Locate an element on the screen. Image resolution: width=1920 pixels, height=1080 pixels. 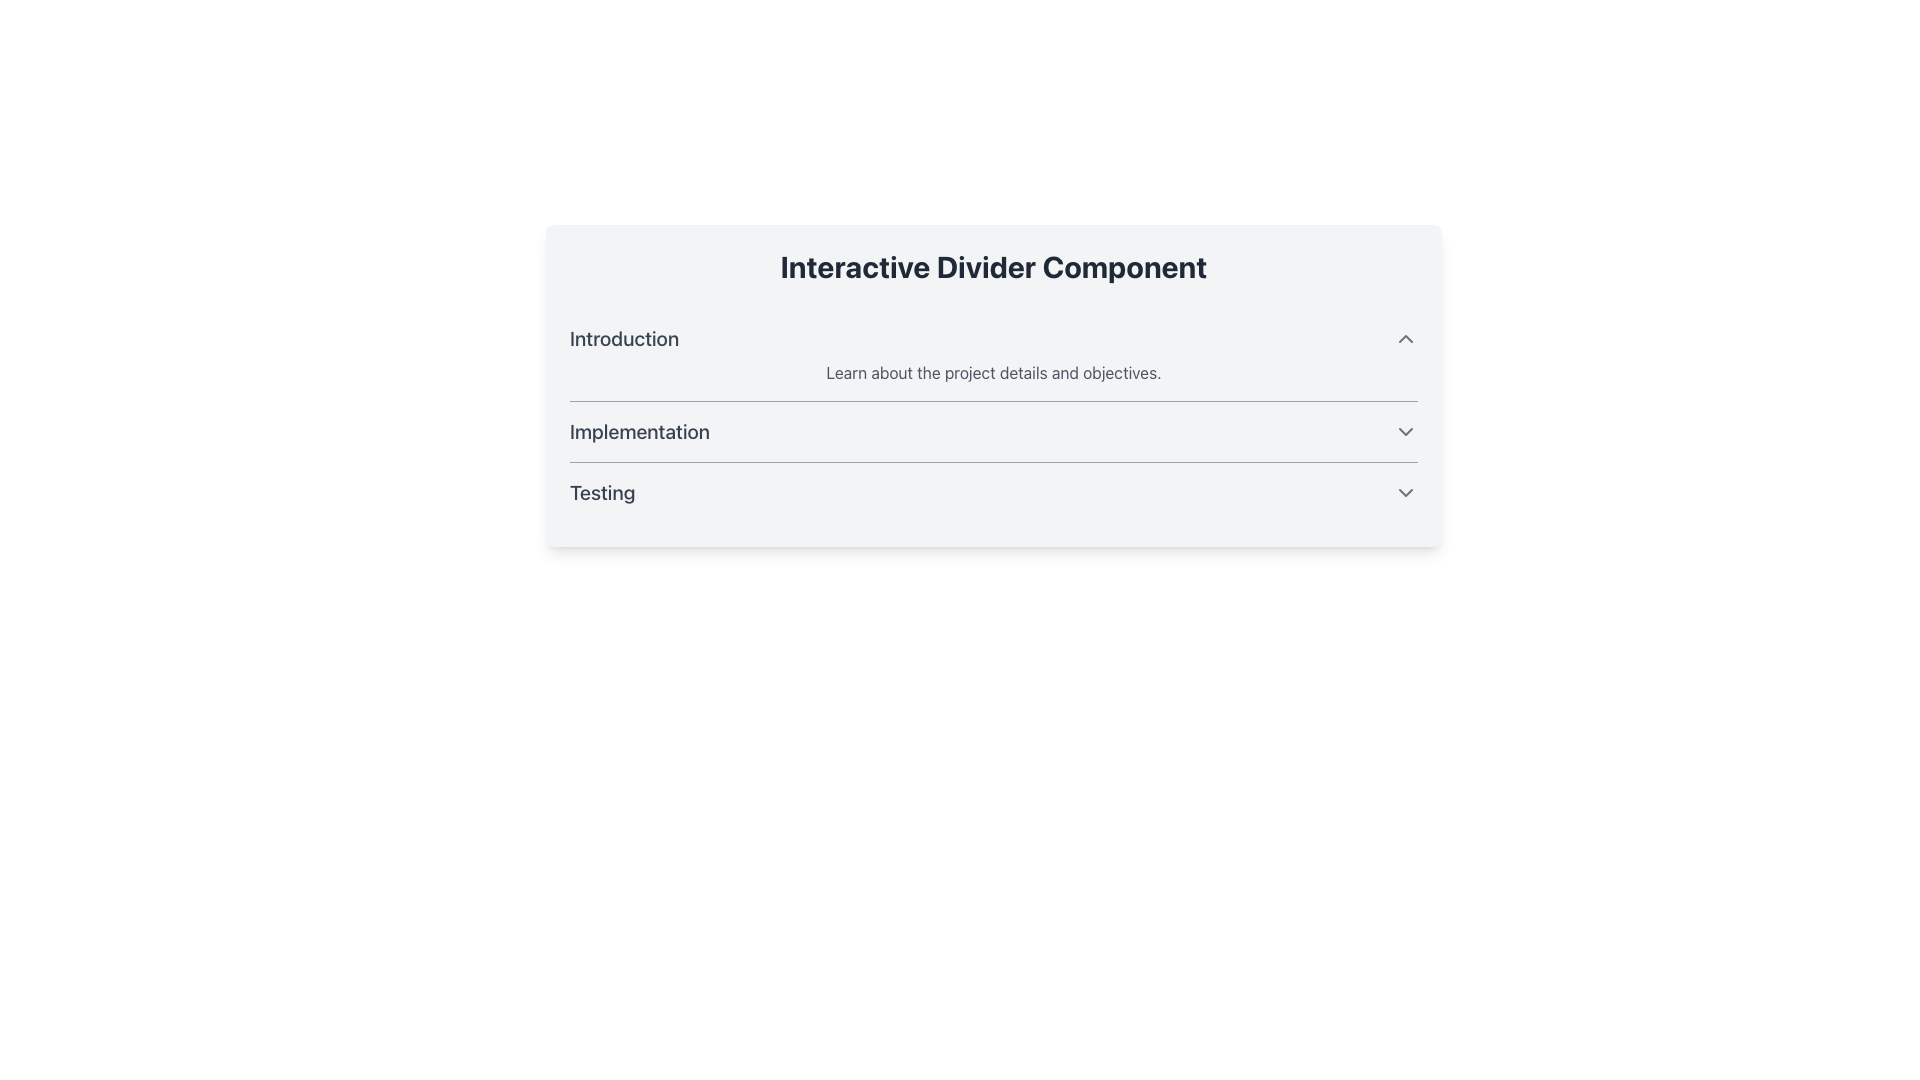
the chevron icon located on the far right side of the 'Introduction' section header is located at coordinates (1405, 338).